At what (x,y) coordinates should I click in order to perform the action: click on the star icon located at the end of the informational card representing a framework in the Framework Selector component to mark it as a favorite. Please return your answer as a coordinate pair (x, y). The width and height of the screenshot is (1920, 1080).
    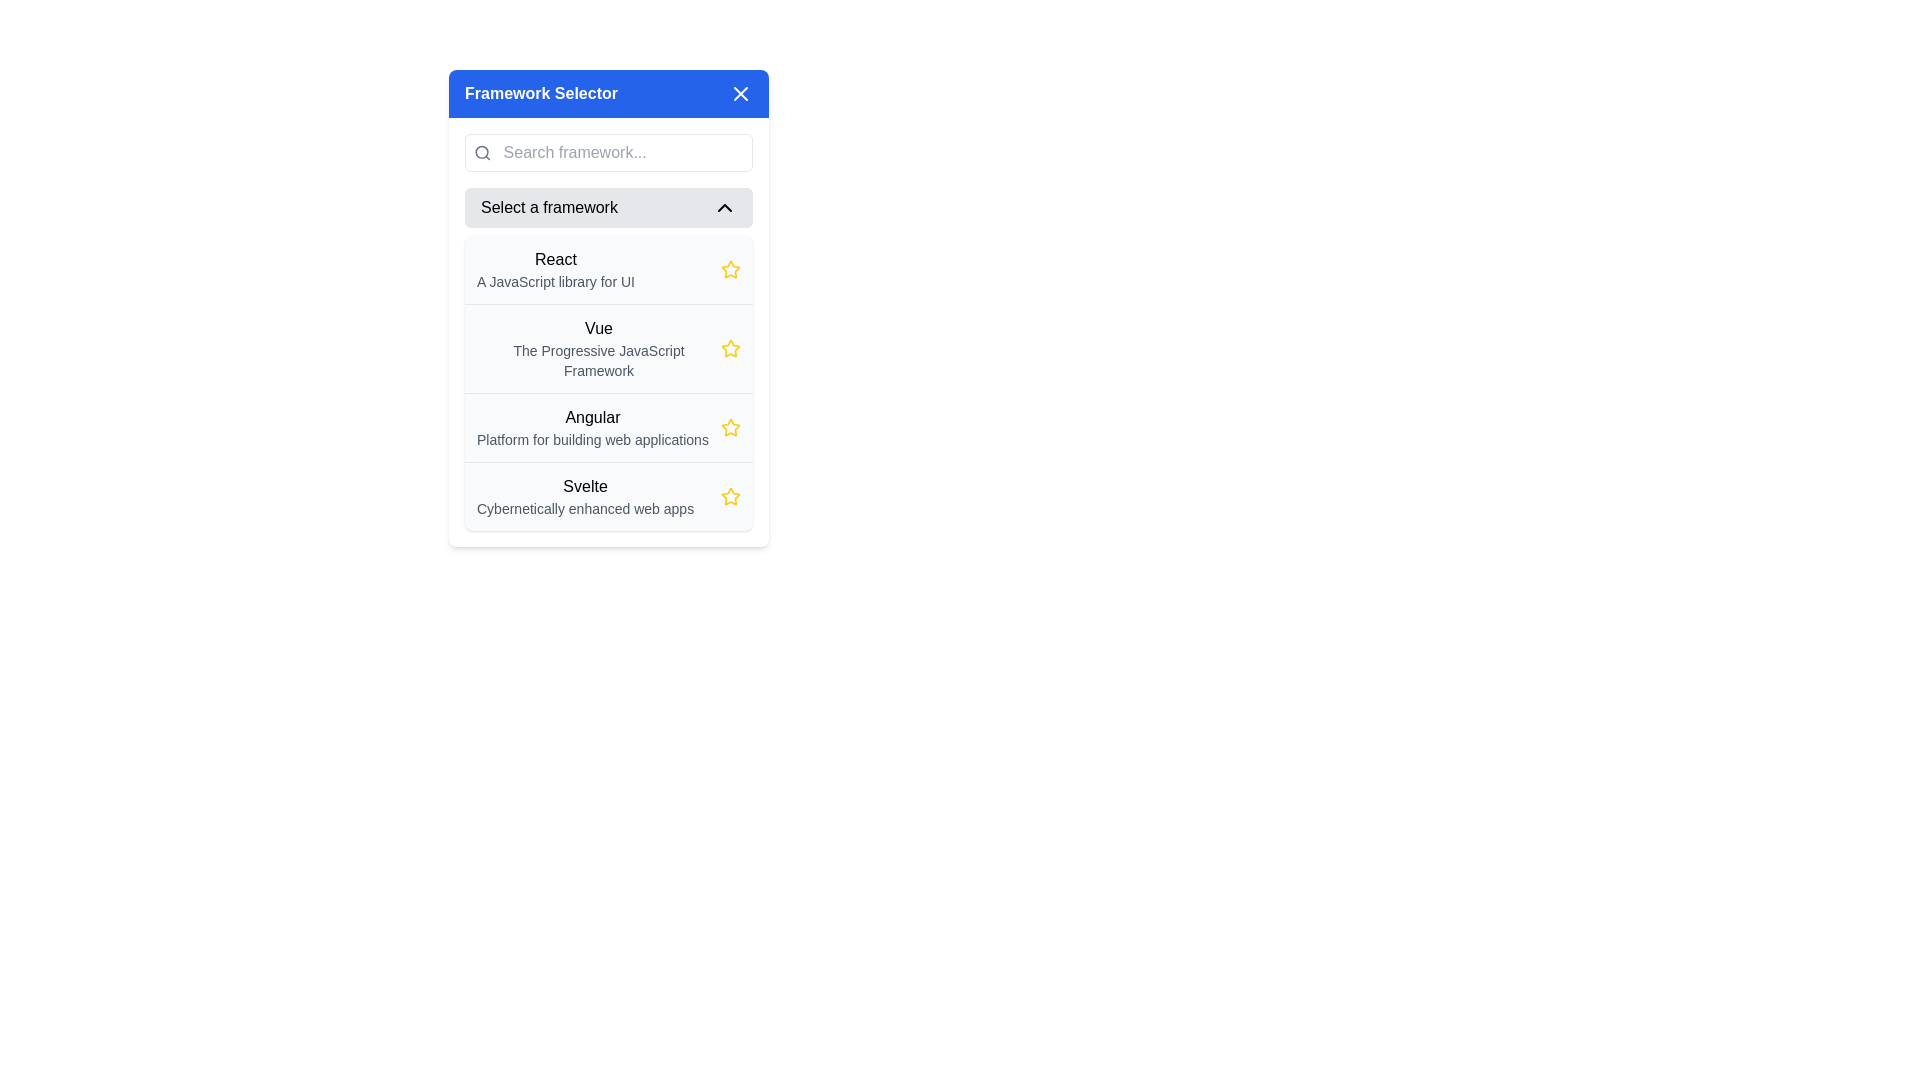
    Looking at the image, I should click on (608, 331).